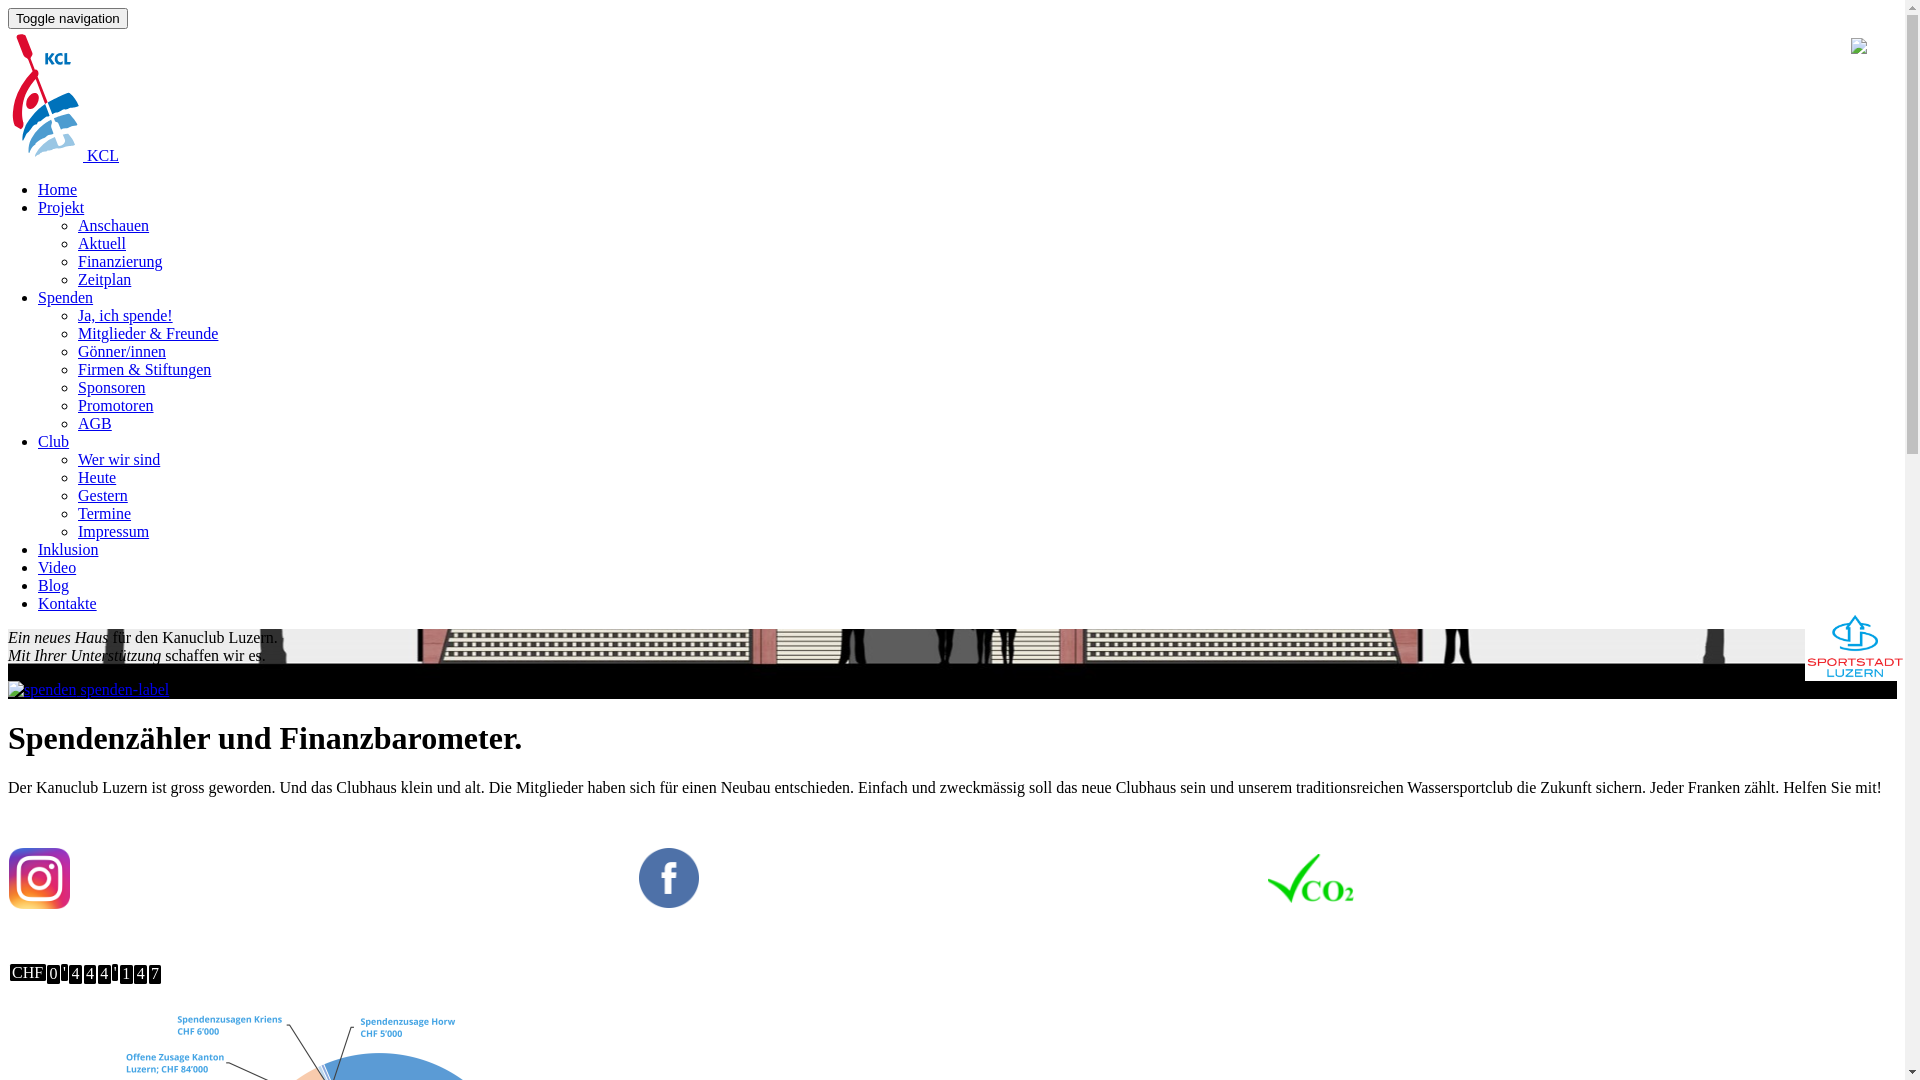  What do you see at coordinates (38, 602) in the screenshot?
I see `'Kontakte'` at bounding box center [38, 602].